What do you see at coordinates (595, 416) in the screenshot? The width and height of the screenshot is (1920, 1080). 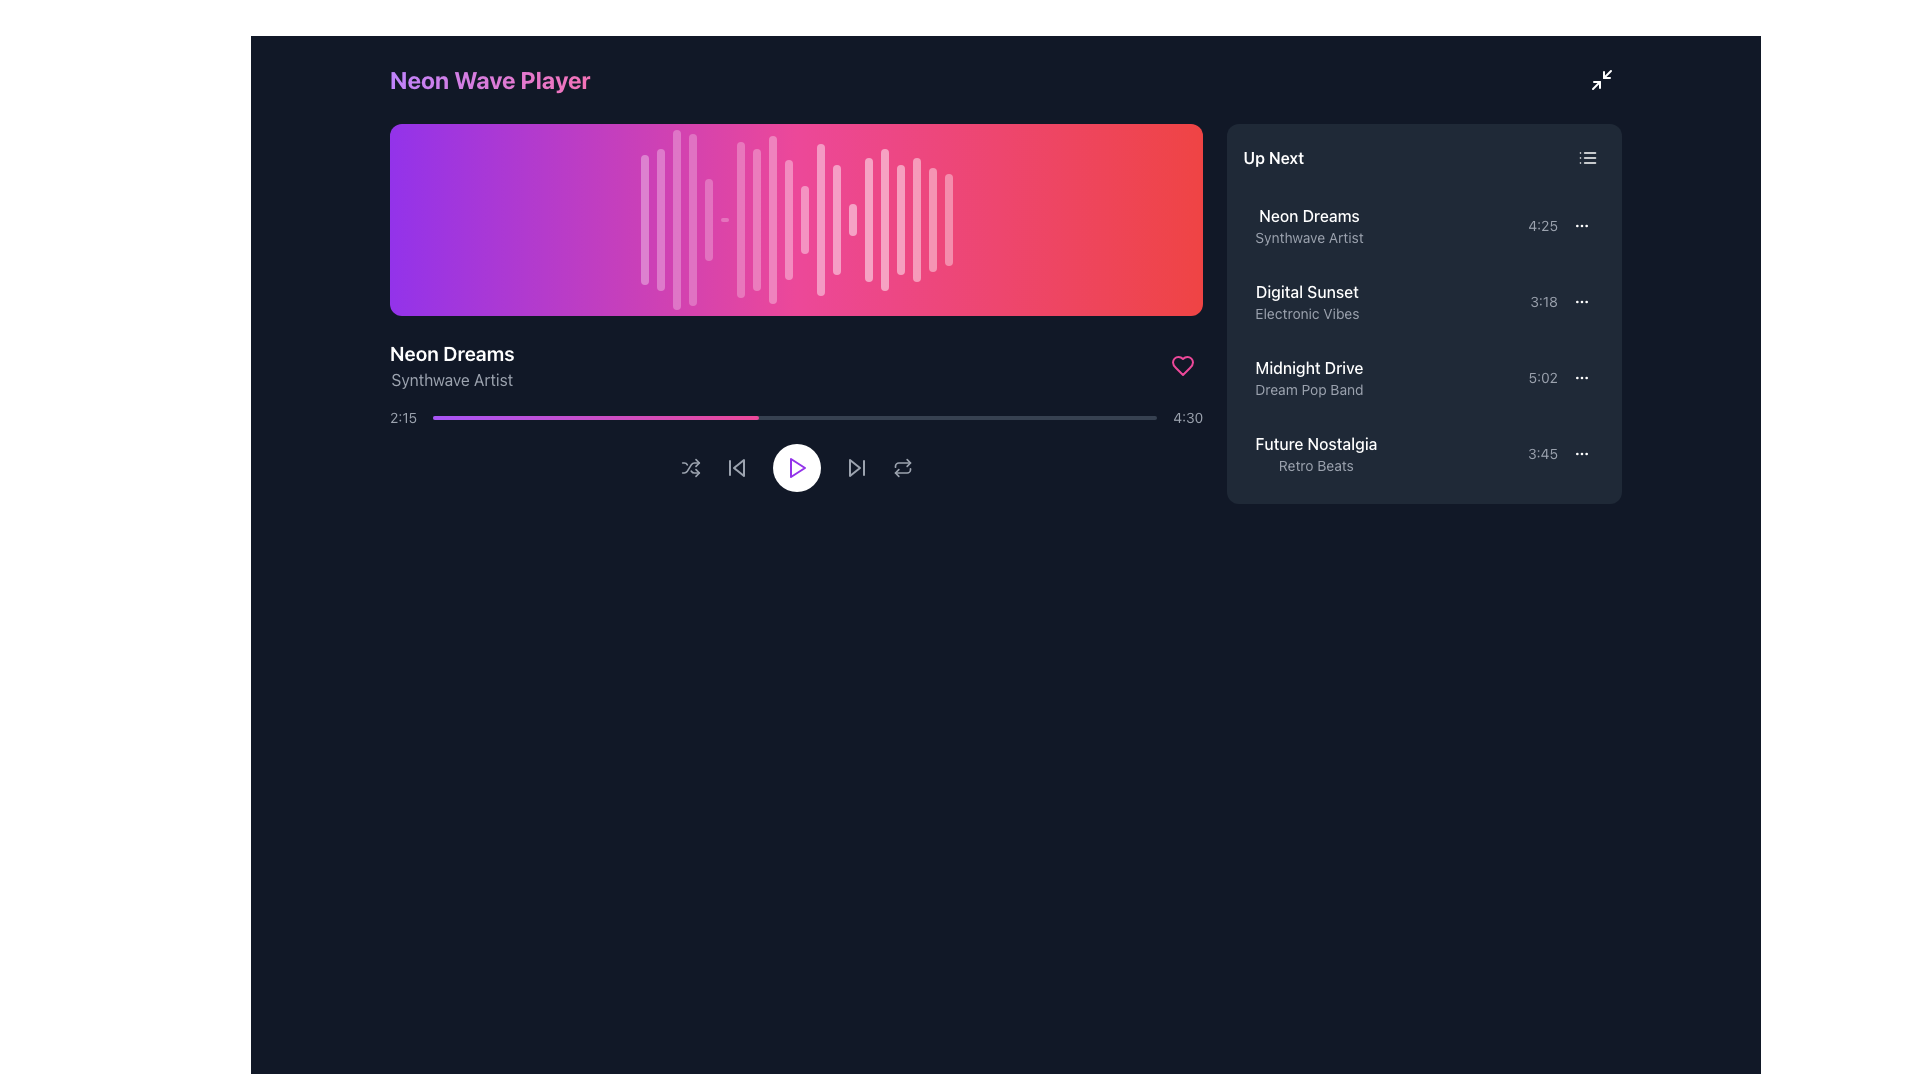 I see `the visual progress indicator, which is a horizontal gradient progress bar transitioning from purple to pink, located below the audio waveform and above the playback controls` at bounding box center [595, 416].